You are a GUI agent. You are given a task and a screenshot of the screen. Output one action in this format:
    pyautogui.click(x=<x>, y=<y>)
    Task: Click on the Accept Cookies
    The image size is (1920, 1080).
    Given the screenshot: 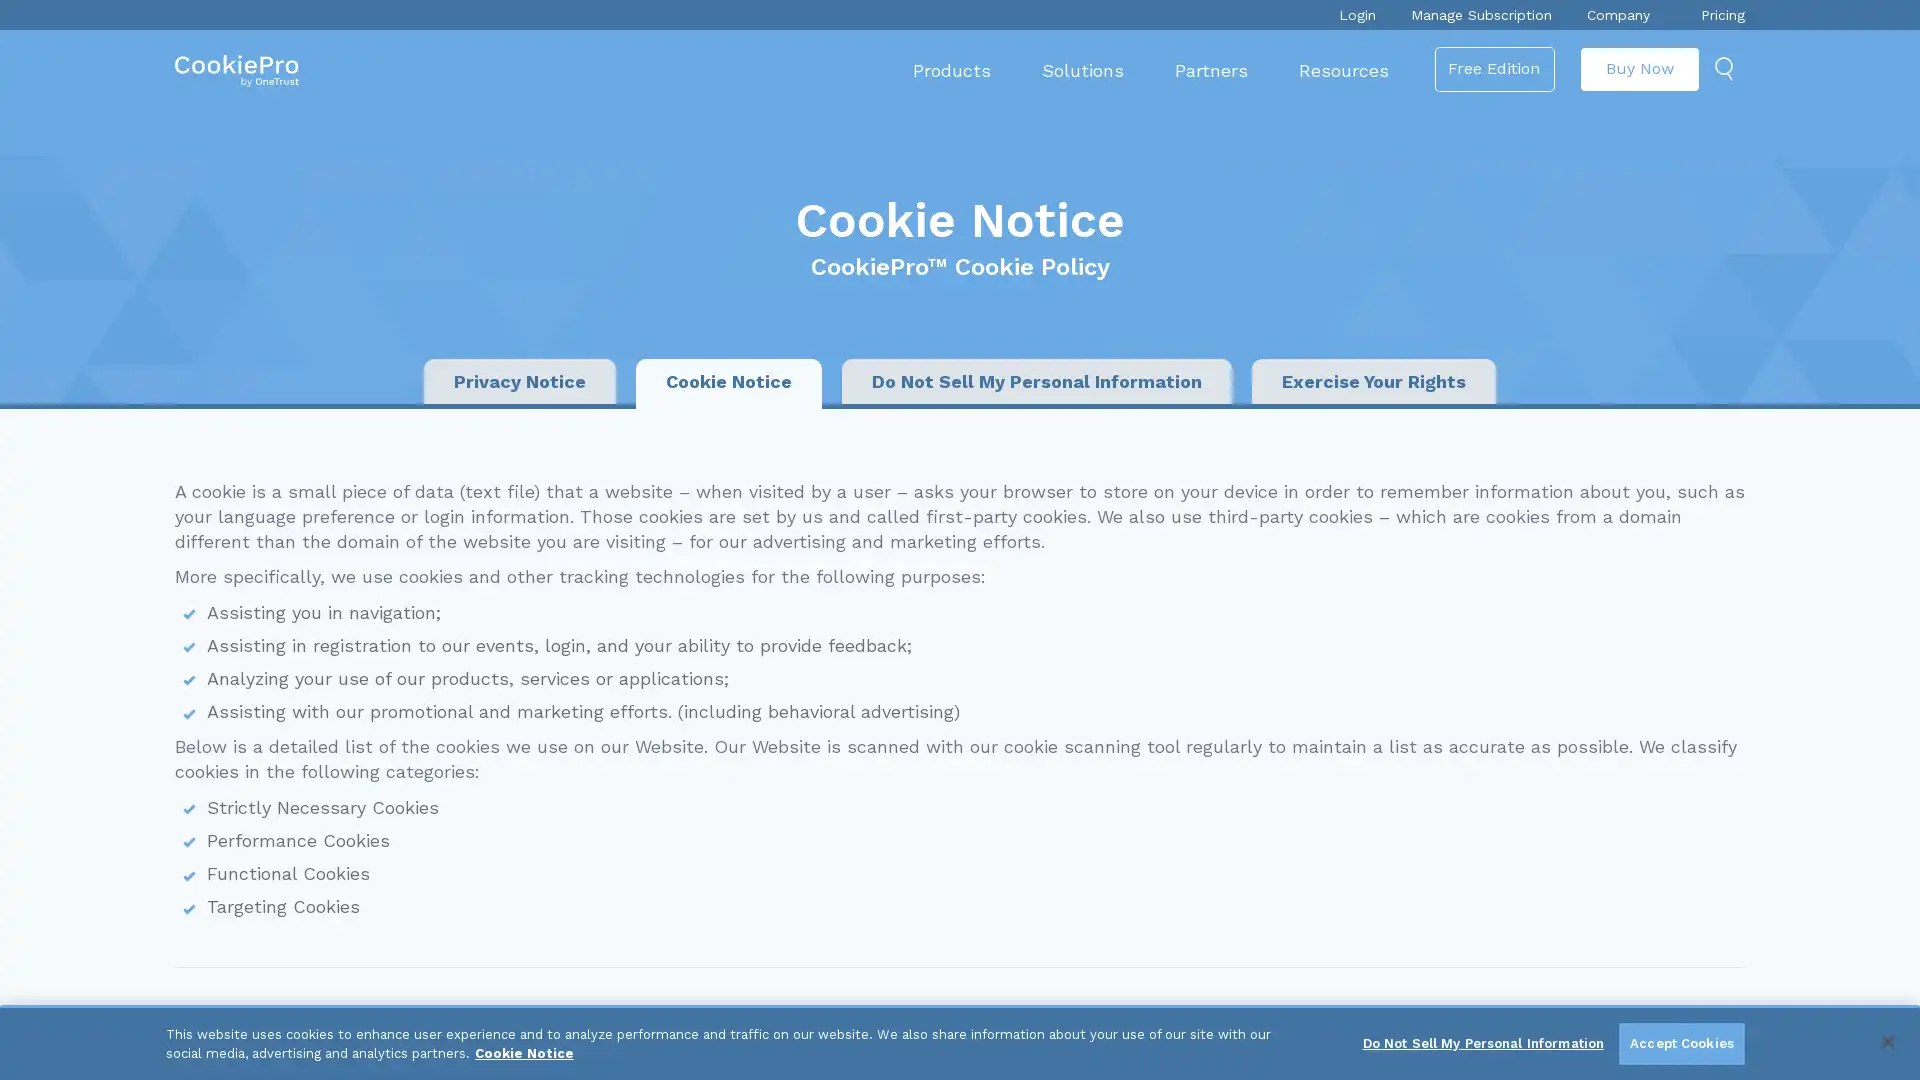 What is the action you would take?
    pyautogui.click(x=1680, y=1043)
    